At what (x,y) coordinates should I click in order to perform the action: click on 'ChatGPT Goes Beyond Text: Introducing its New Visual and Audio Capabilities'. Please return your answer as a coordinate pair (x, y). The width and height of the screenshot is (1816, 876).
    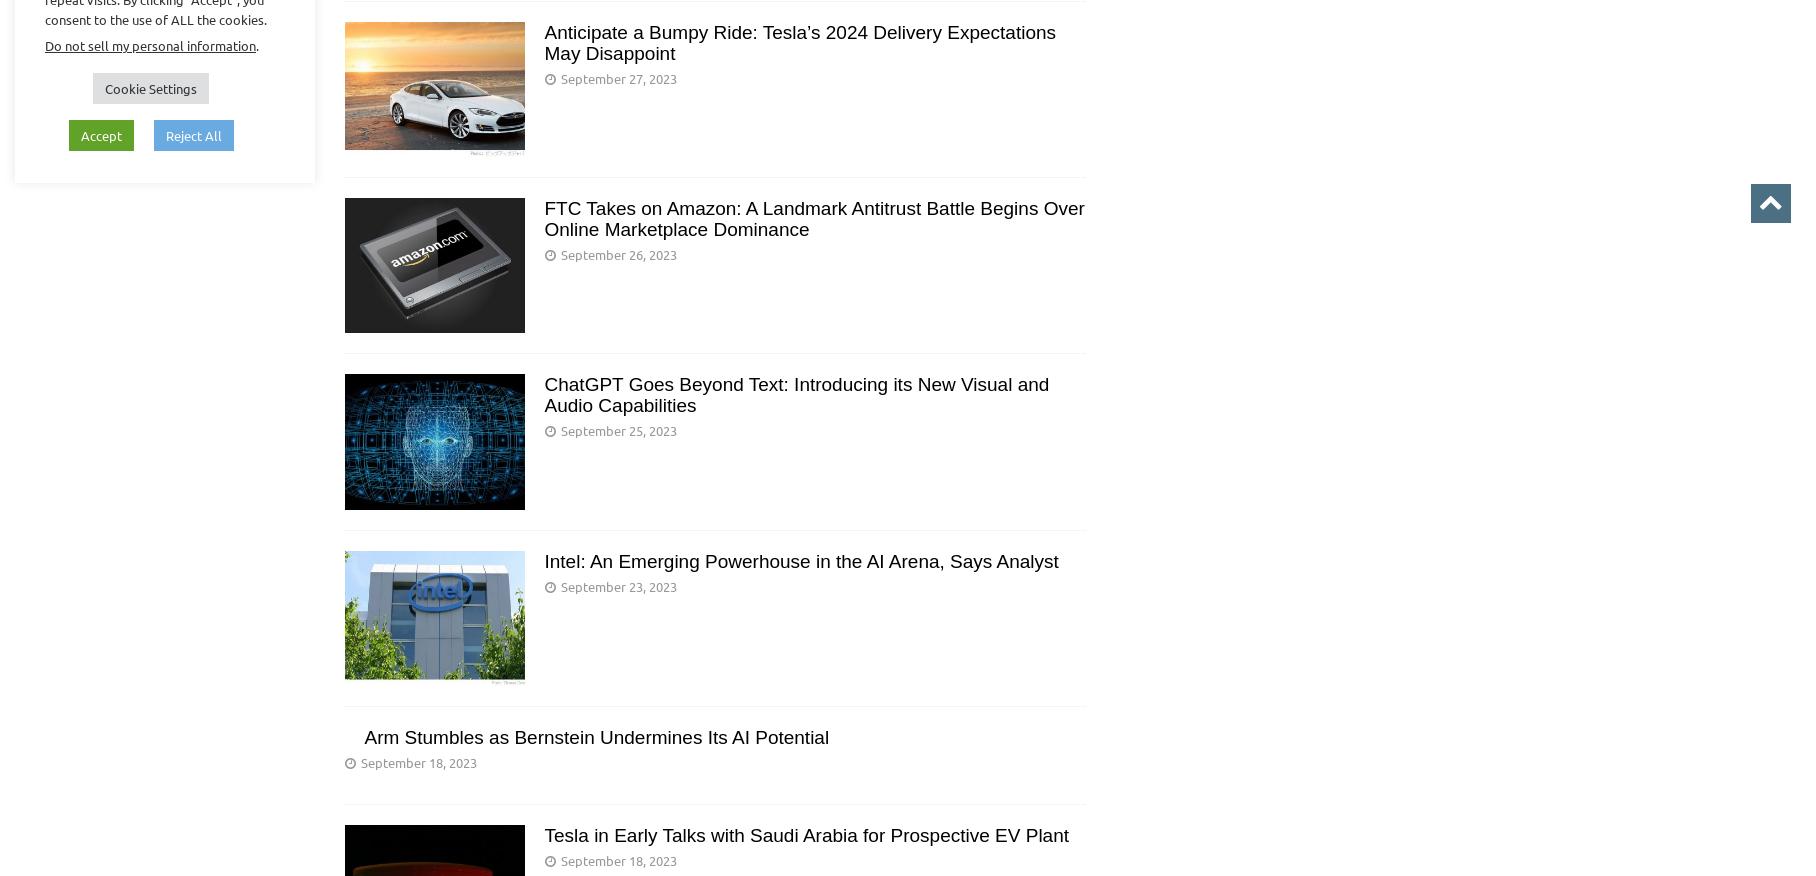
    Looking at the image, I should click on (795, 394).